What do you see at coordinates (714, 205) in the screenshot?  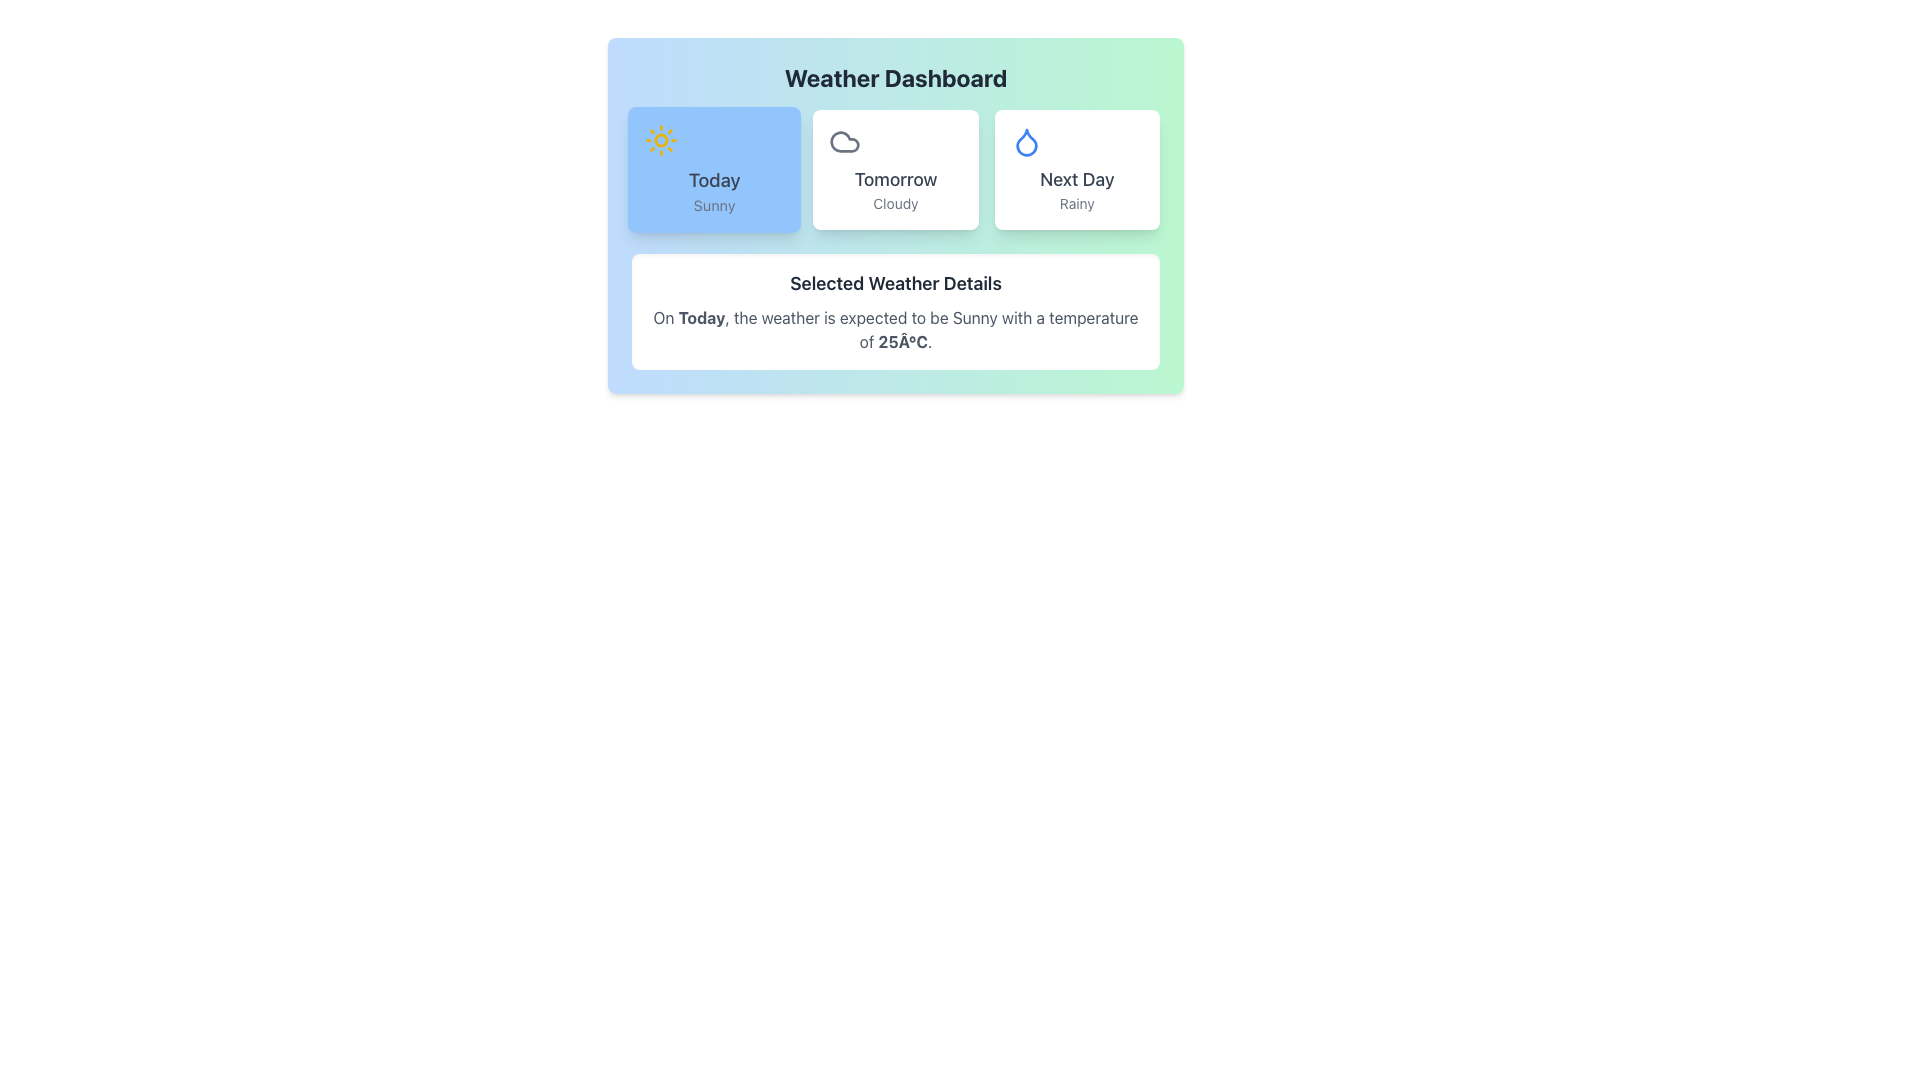 I see `the text label displaying the word 'Sunny', which is a smaller gray font positioned below the larger 'Today' text label in the first weather card` at bounding box center [714, 205].